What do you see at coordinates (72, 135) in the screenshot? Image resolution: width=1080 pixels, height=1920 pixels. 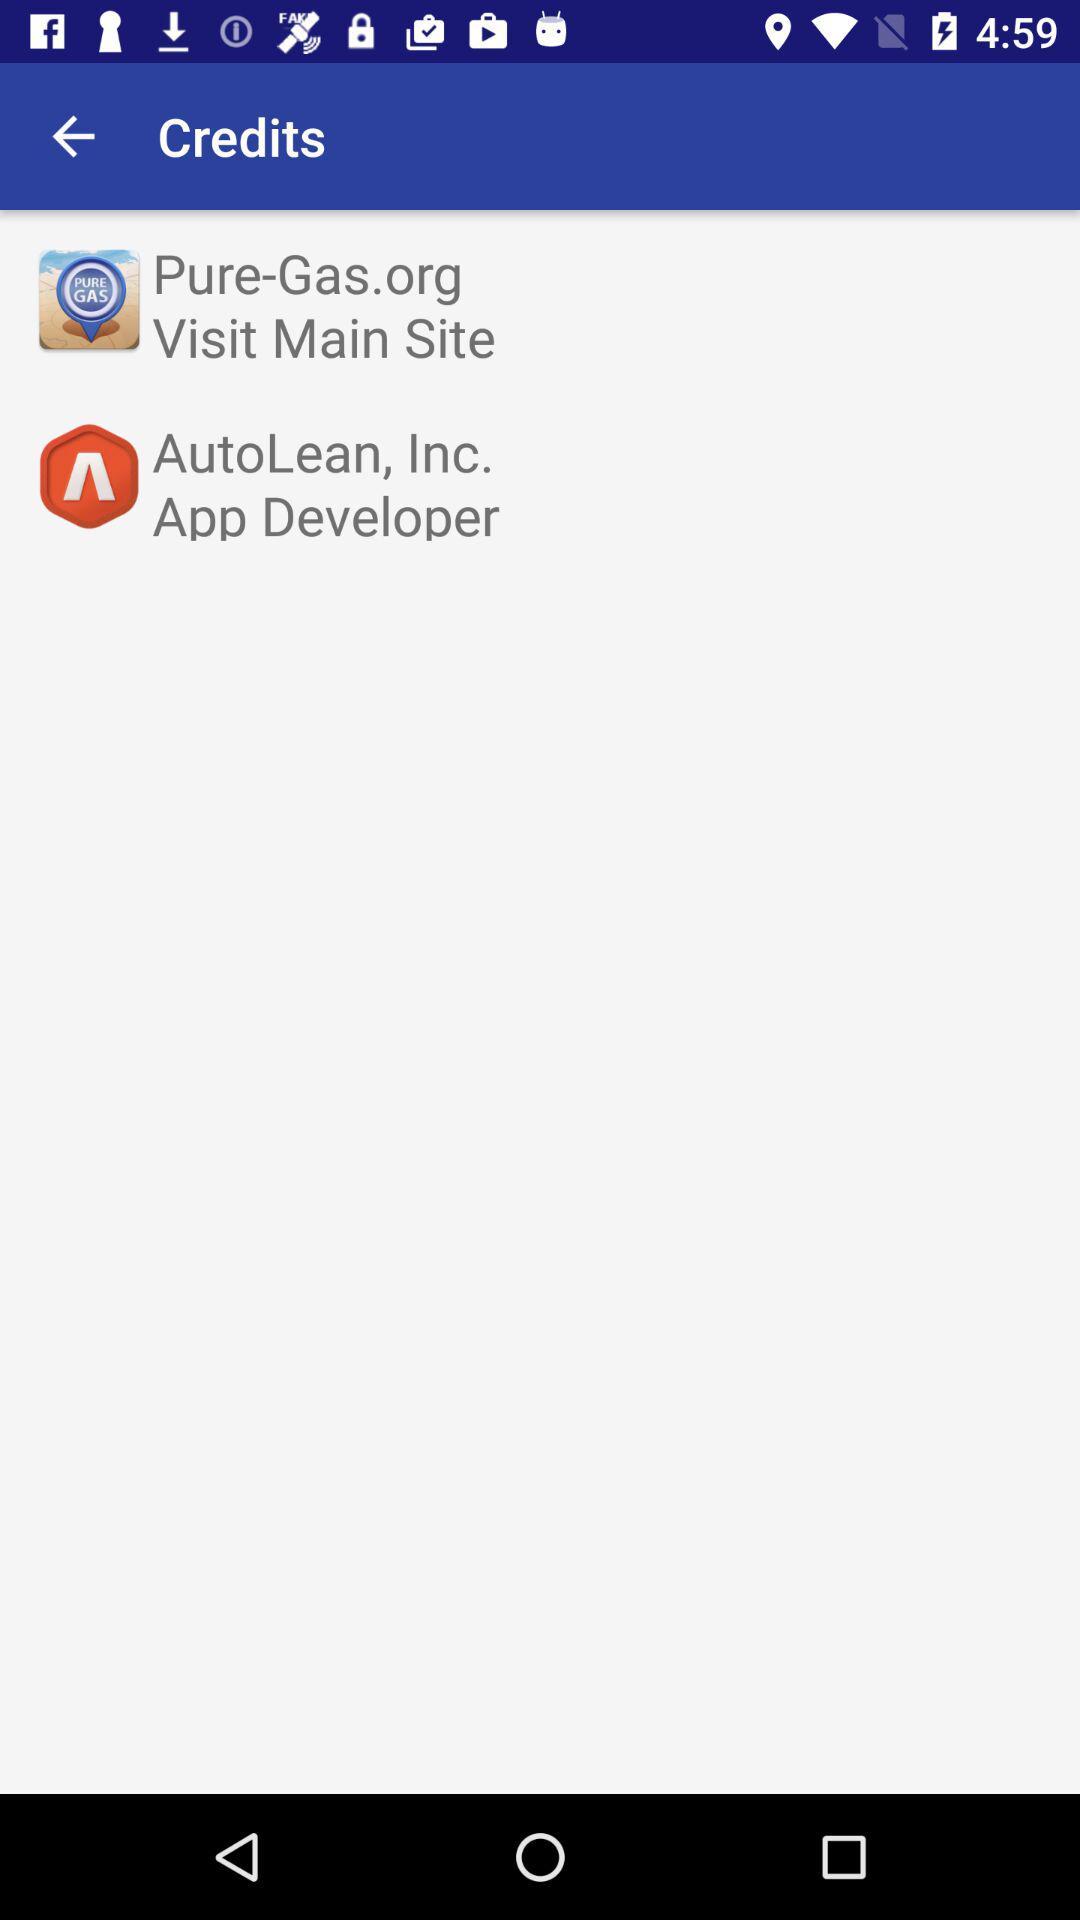 I see `the app next to the credits icon` at bounding box center [72, 135].